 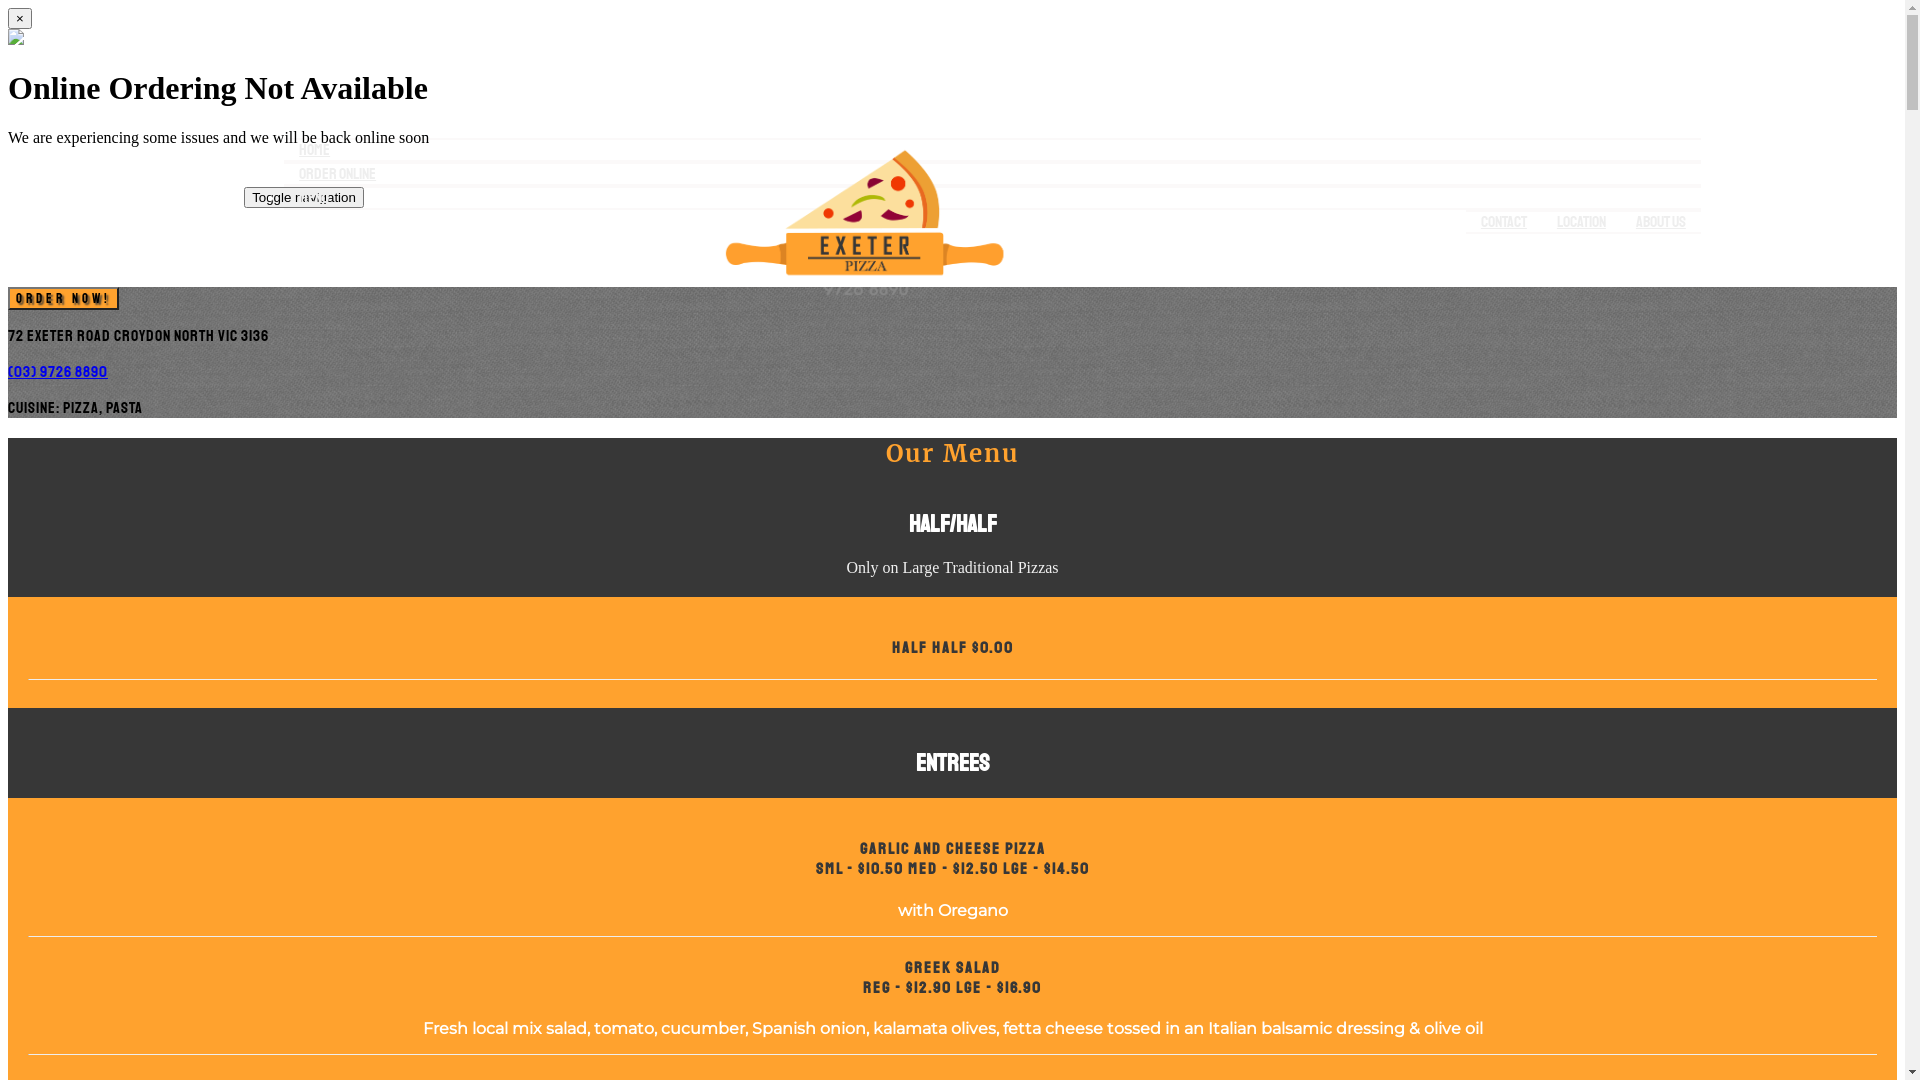 What do you see at coordinates (63, 297) in the screenshot?
I see `'Order Now!'` at bounding box center [63, 297].